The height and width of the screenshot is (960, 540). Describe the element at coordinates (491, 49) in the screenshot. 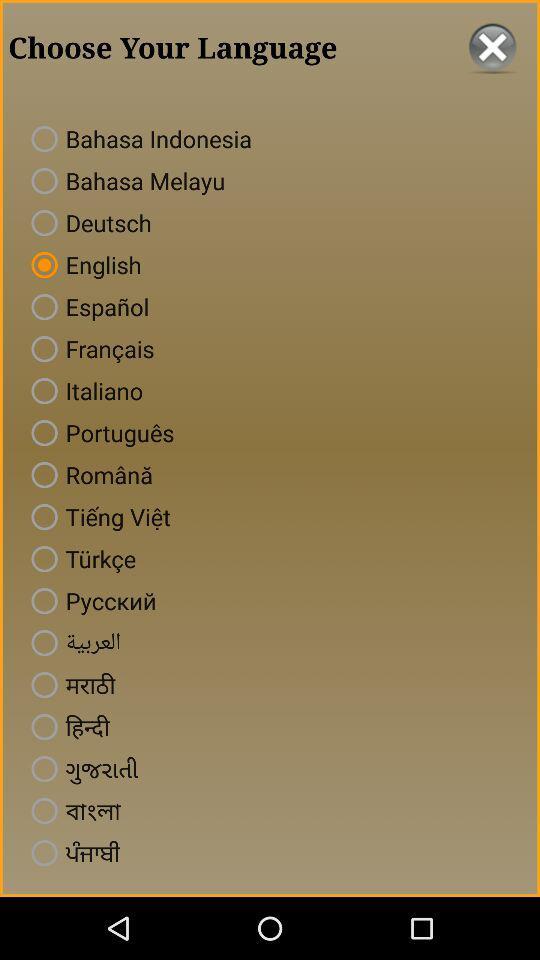

I see `the close icon` at that location.